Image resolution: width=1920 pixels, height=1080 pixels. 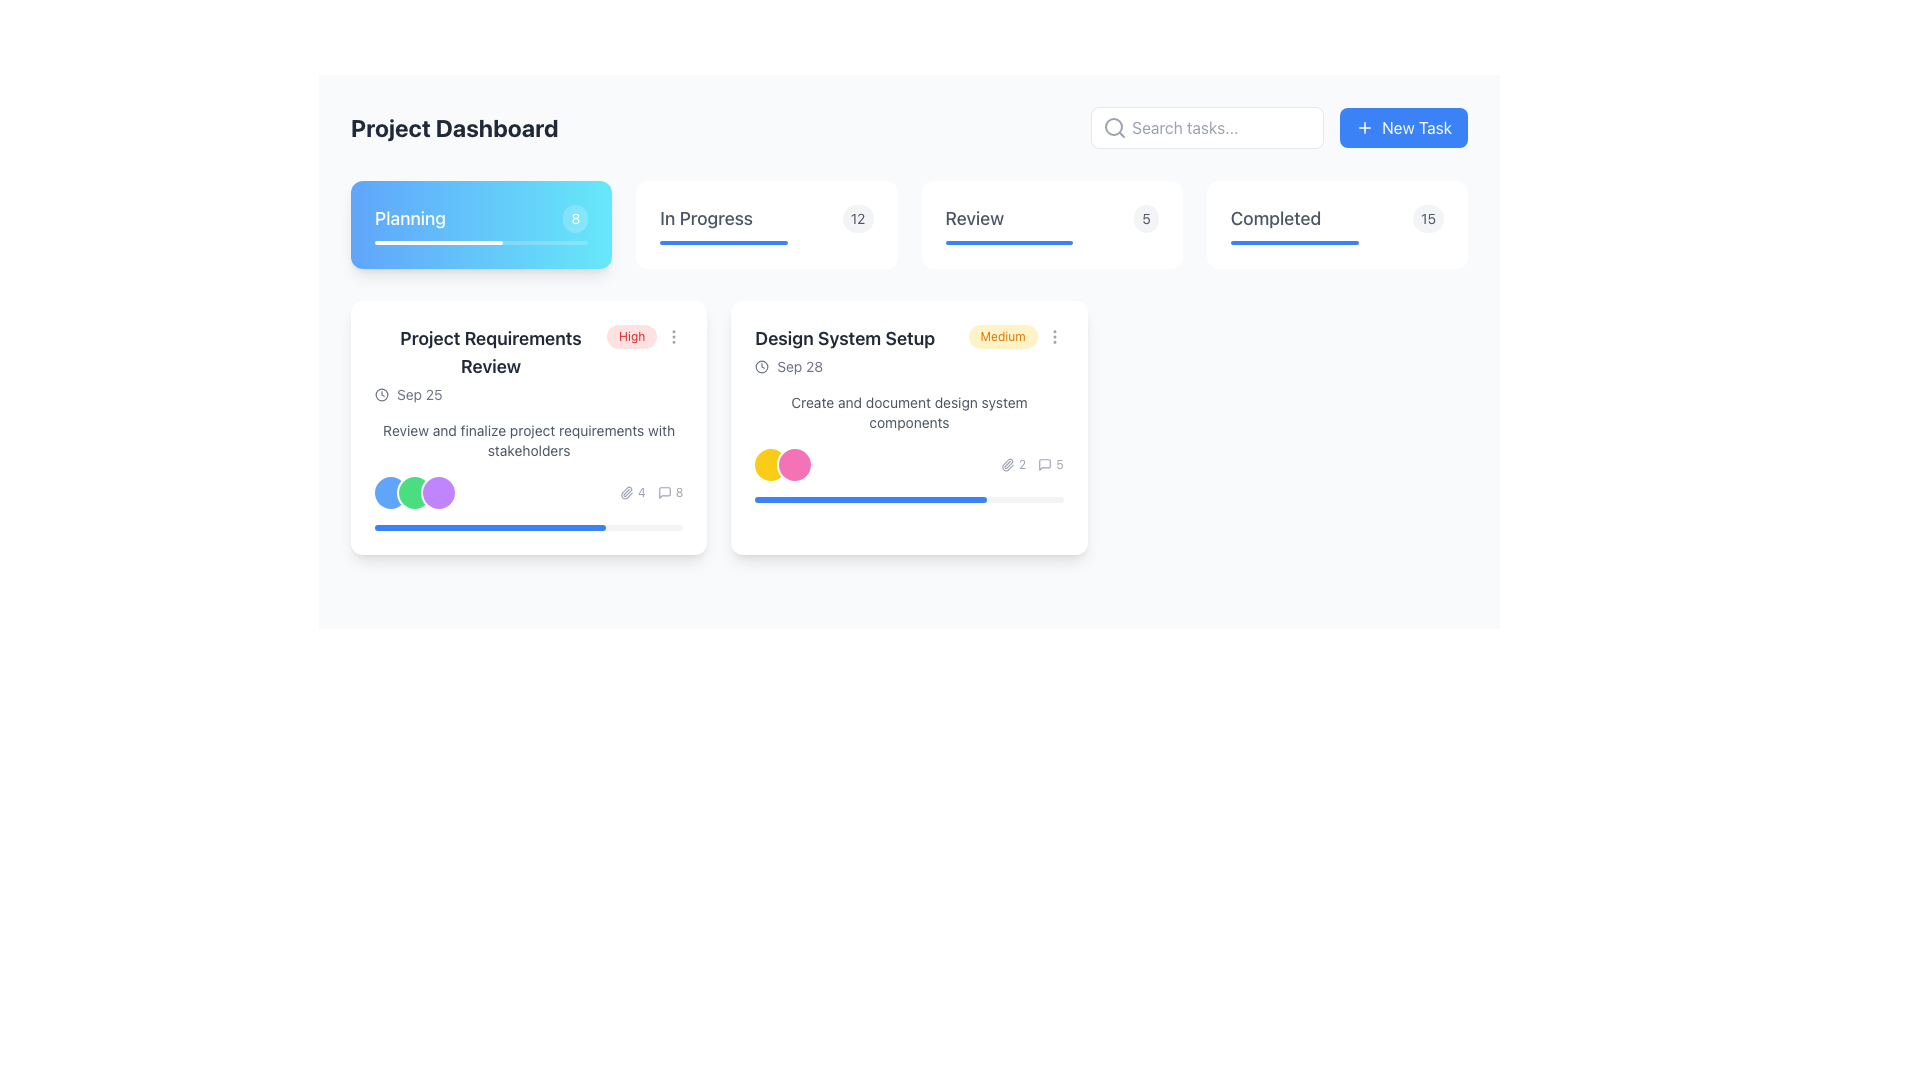 What do you see at coordinates (1013, 465) in the screenshot?
I see `the label that displays the count of attachments for the 'Design System Setup' card located in the 'Completed' section` at bounding box center [1013, 465].